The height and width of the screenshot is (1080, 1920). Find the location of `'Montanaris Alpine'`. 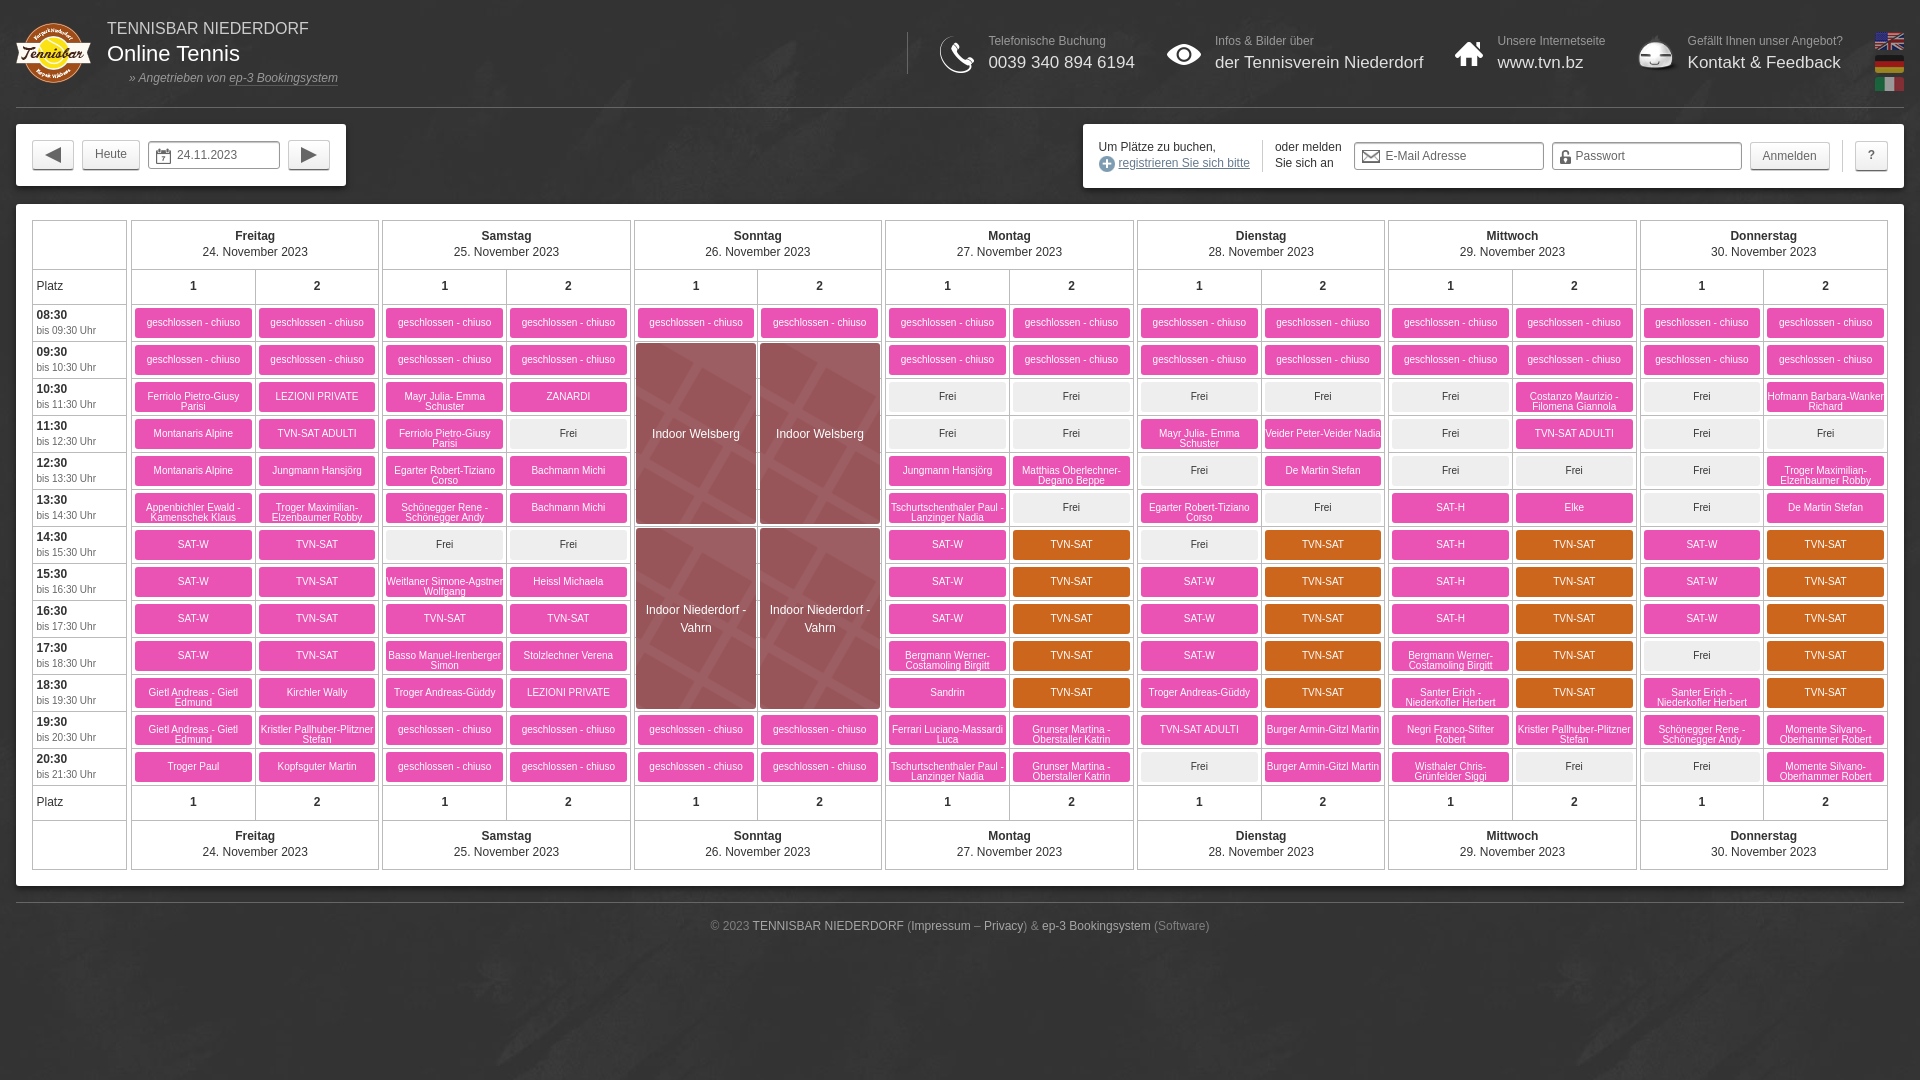

'Montanaris Alpine' is located at coordinates (193, 433).